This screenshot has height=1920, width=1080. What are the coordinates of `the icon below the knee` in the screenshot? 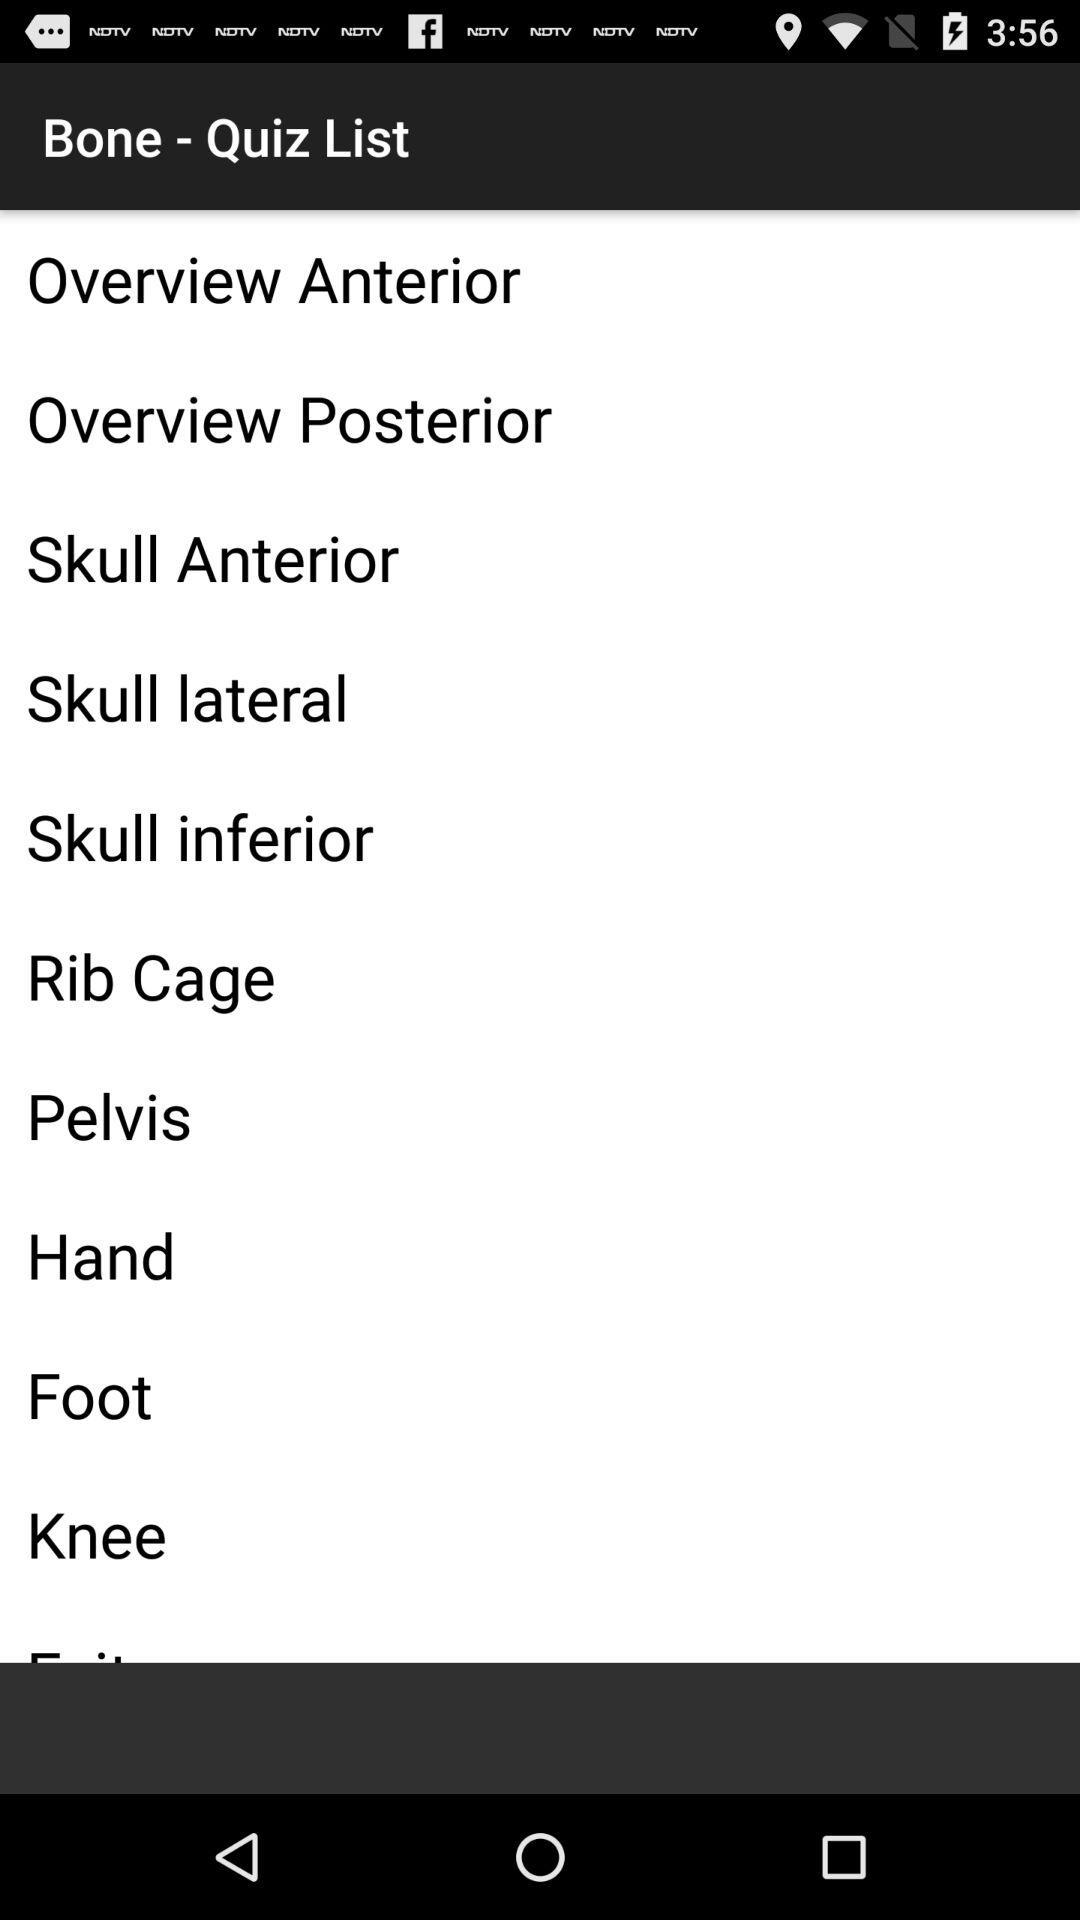 It's located at (540, 1633).